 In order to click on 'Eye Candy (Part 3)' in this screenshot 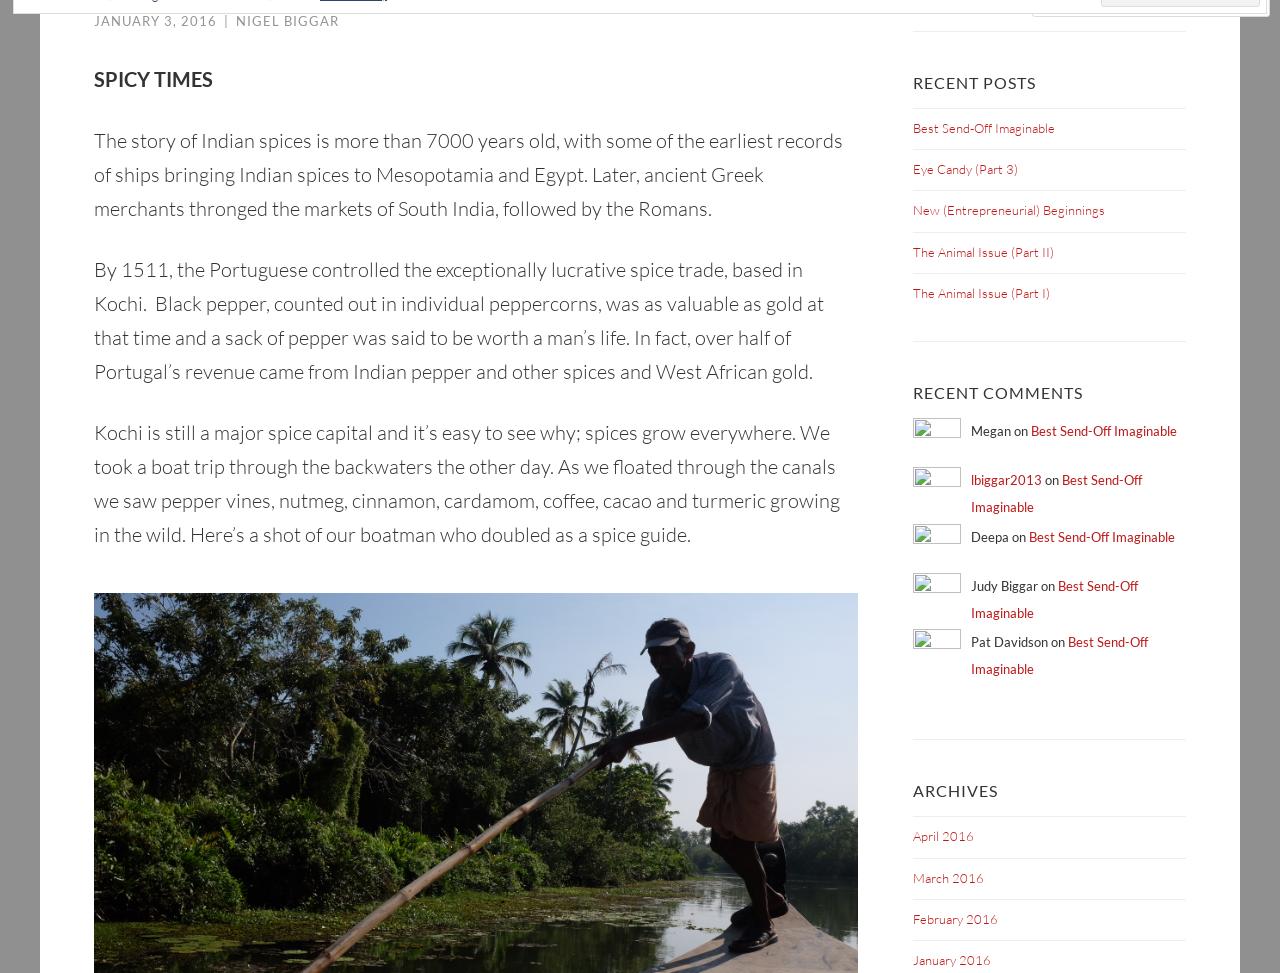, I will do `click(965, 169)`.